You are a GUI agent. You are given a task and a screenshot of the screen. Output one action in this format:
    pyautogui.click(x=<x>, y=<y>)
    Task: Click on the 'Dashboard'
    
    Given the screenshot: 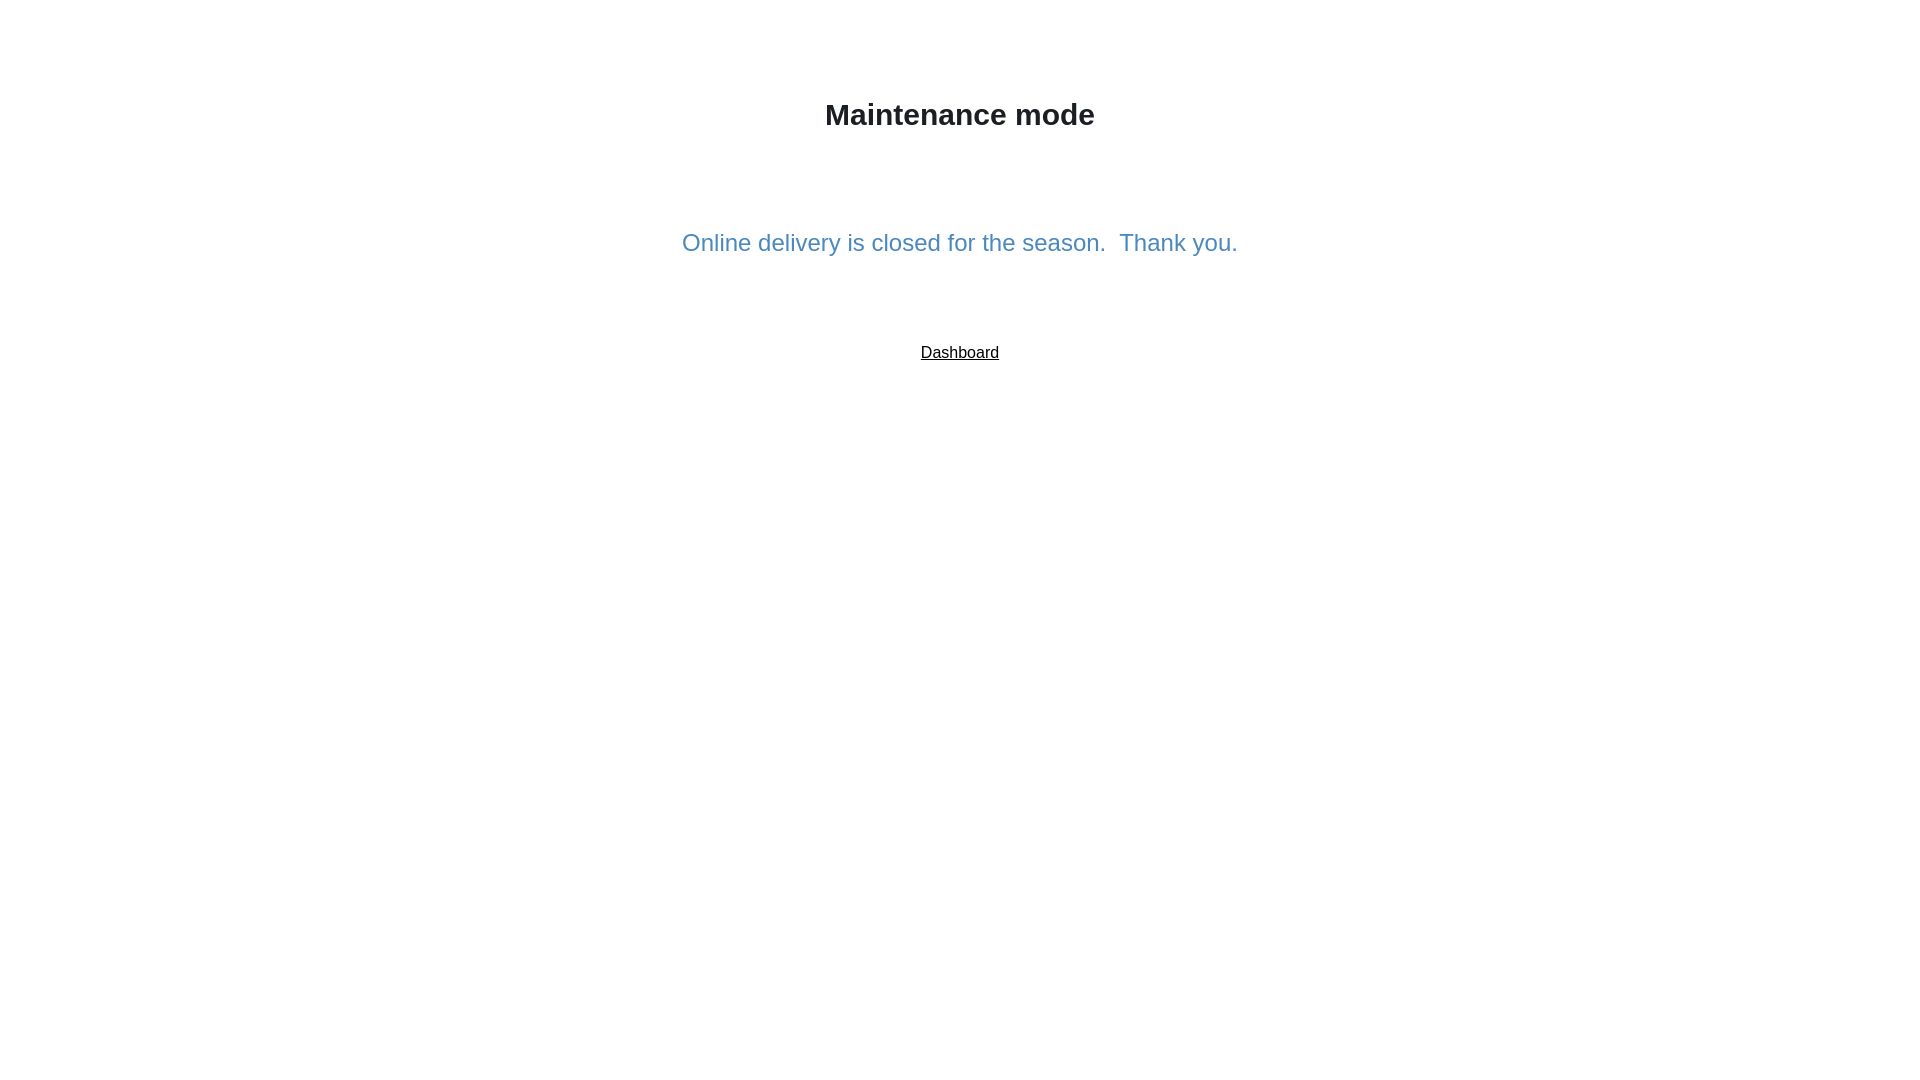 What is the action you would take?
    pyautogui.click(x=960, y=351)
    